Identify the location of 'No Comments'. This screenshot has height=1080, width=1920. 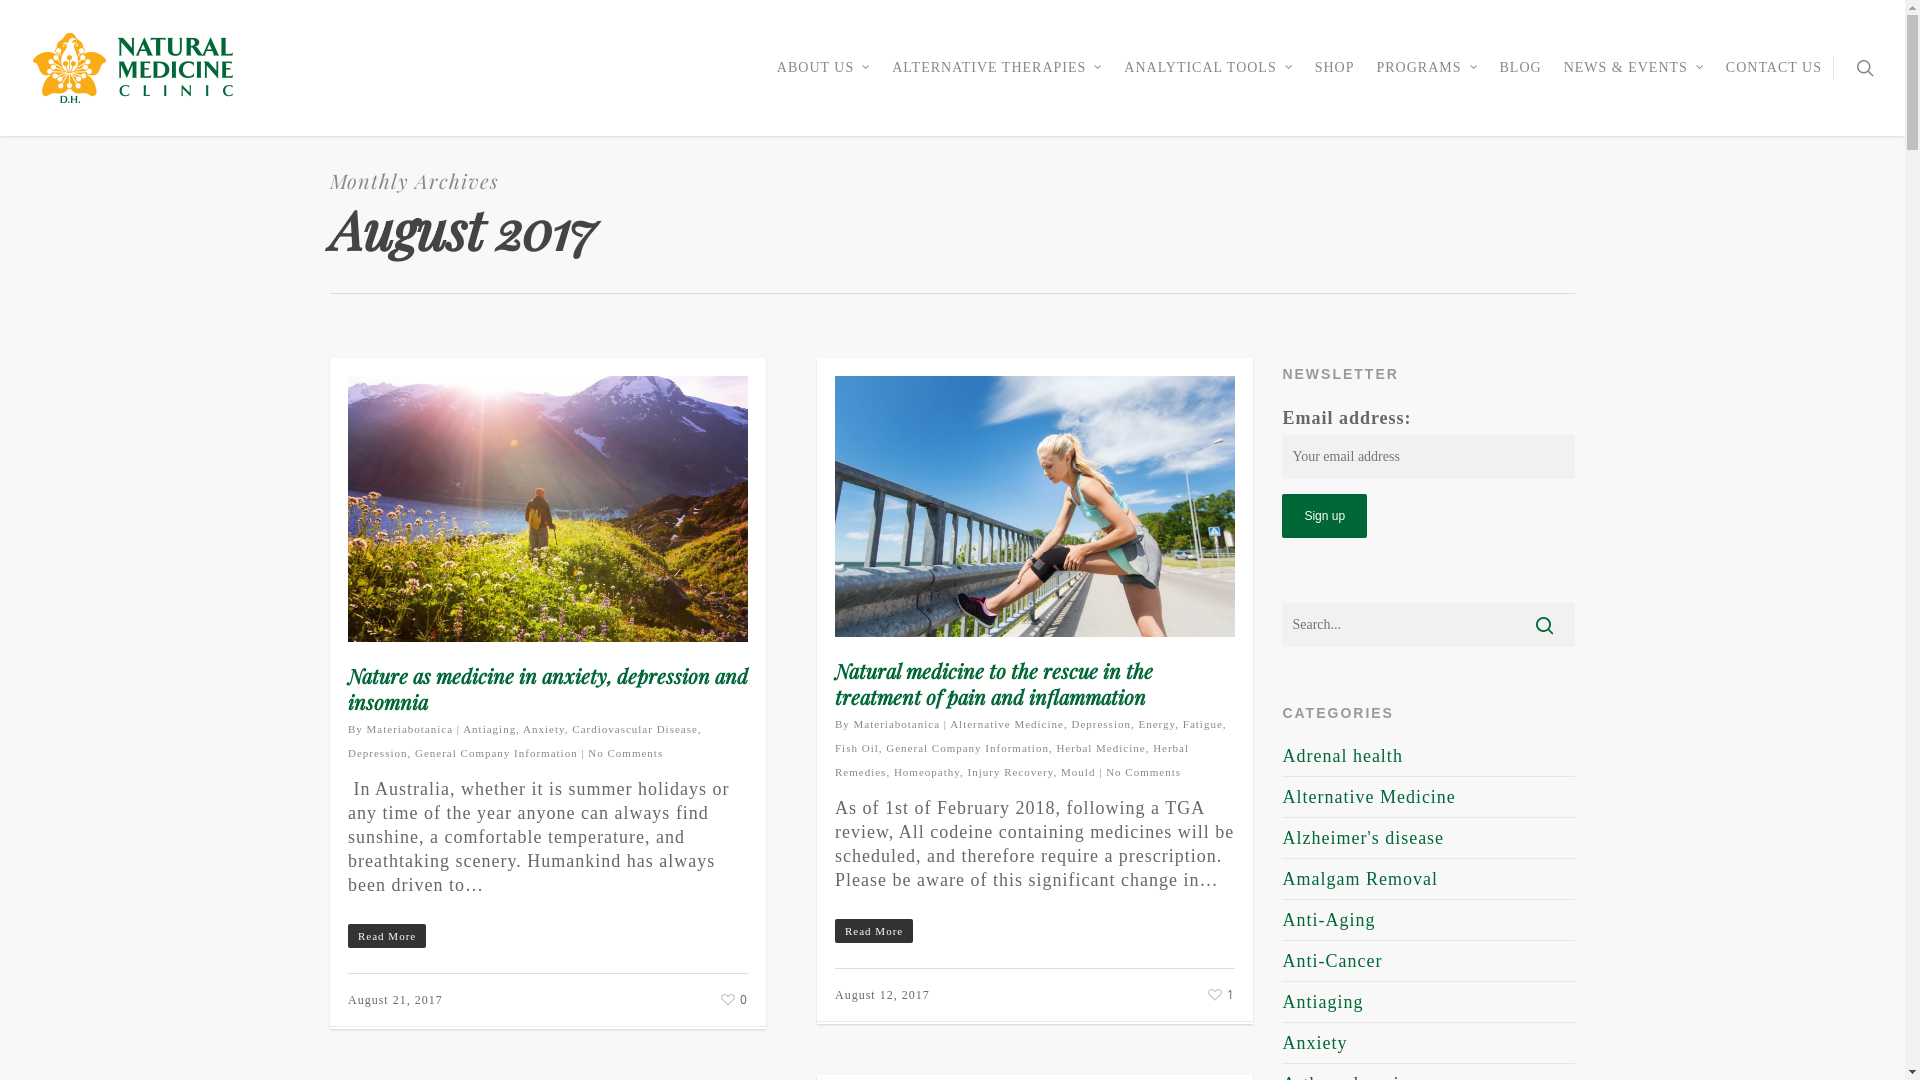
(587, 752).